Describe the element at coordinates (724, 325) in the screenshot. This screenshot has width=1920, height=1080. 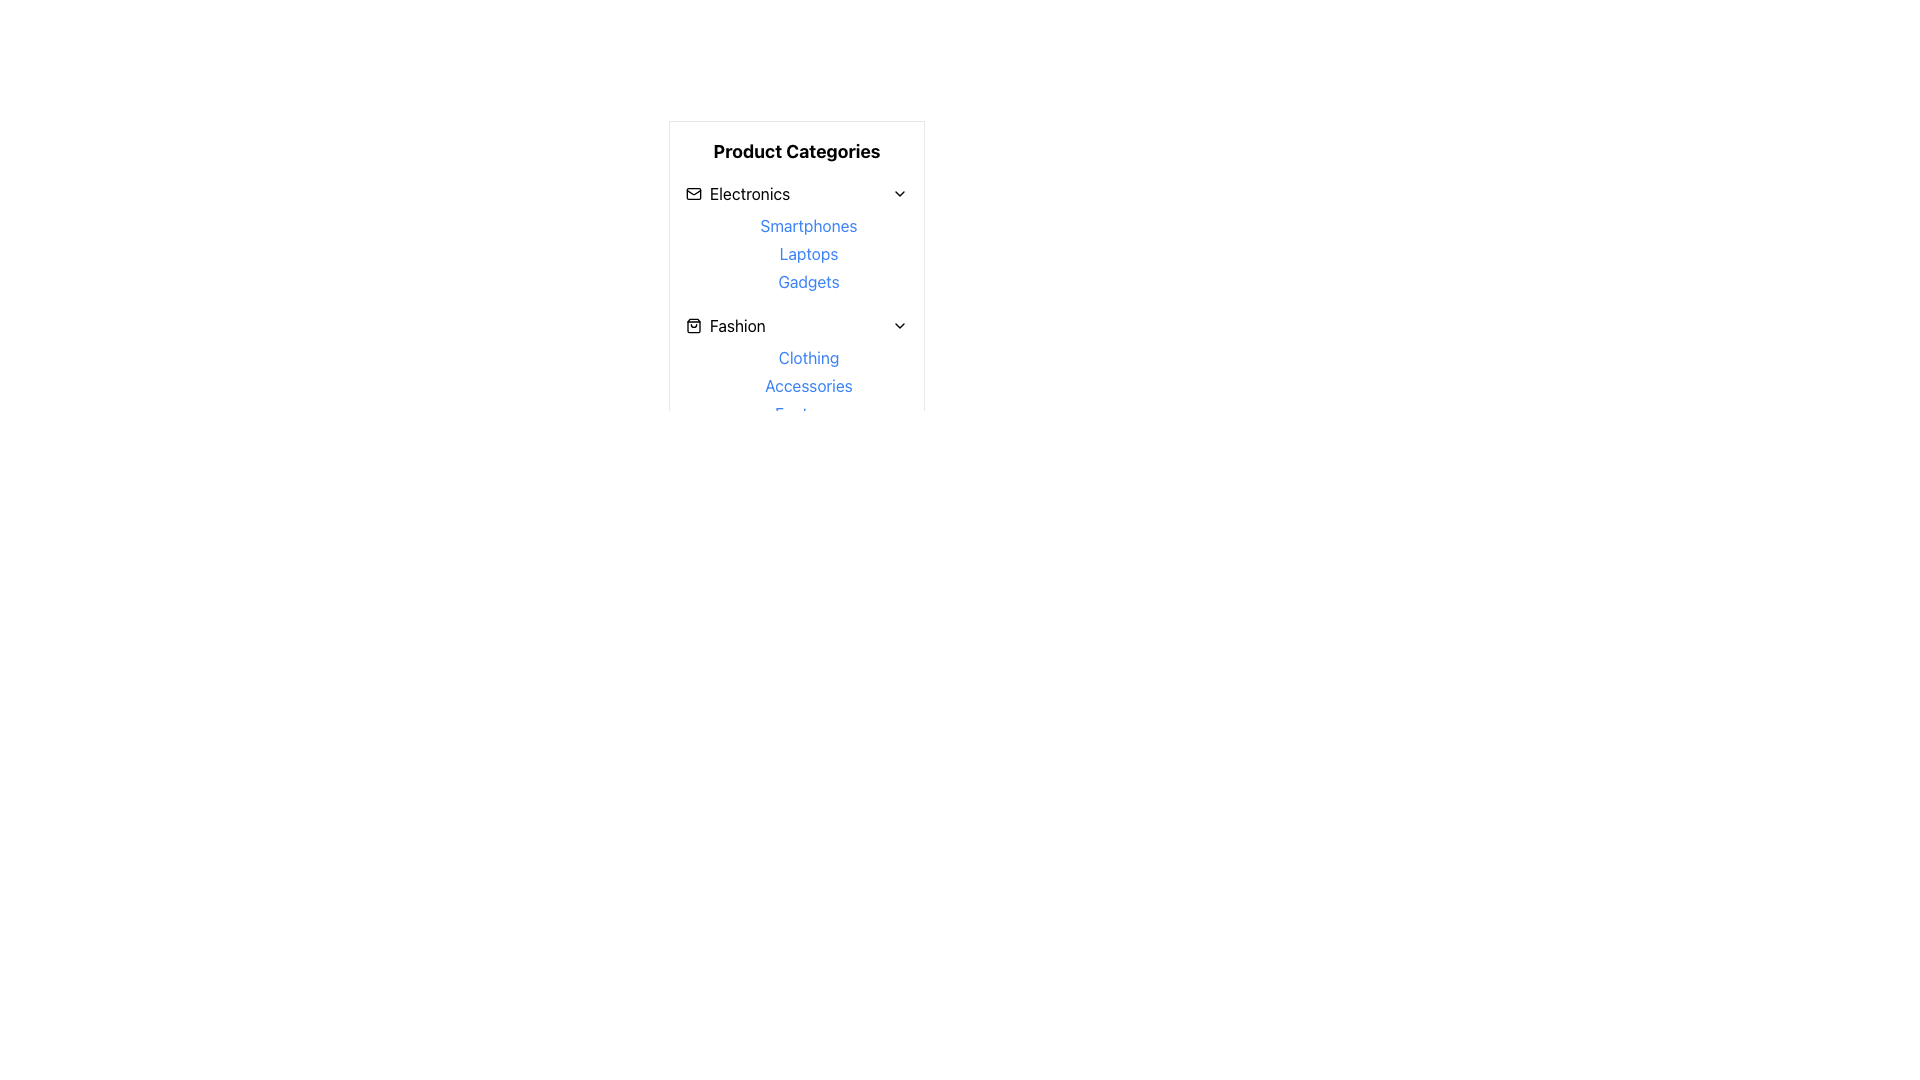
I see `the 'Fashion' label button, which displays the text 'Fashion' with a shopping bag icon on the left` at that location.